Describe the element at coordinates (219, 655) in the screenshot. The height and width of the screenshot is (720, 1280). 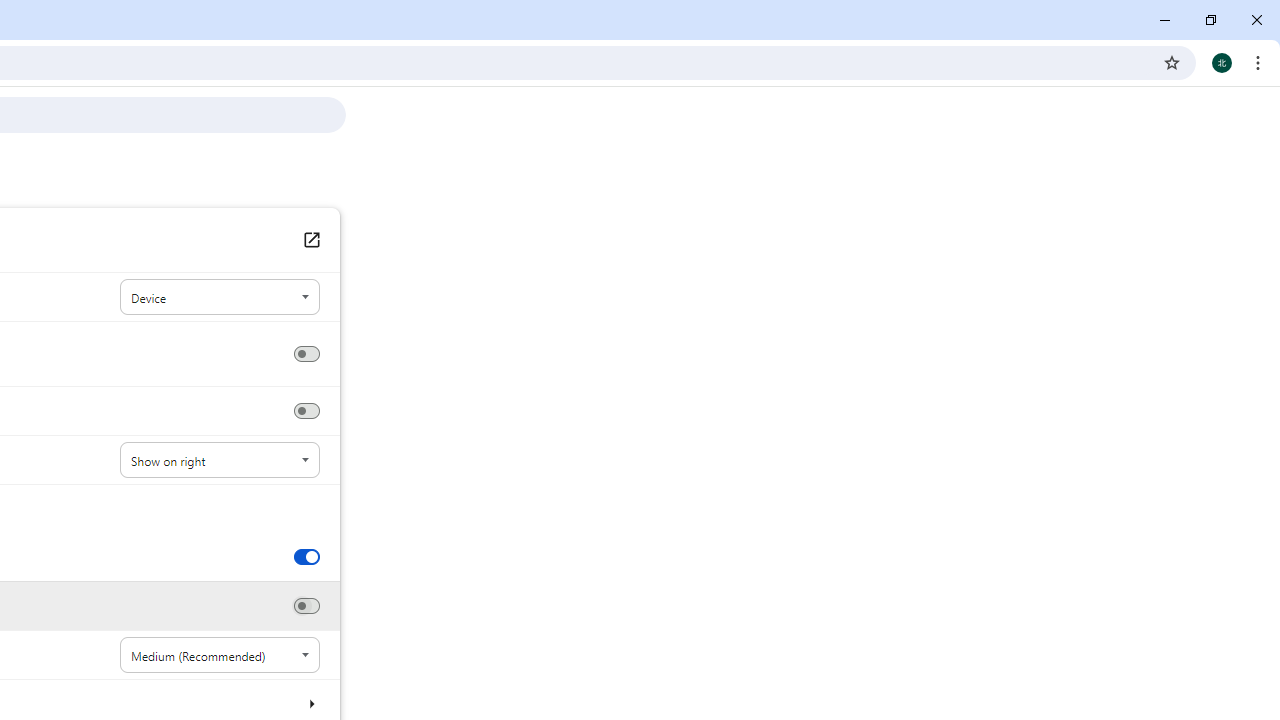
I see `'Font size'` at that location.